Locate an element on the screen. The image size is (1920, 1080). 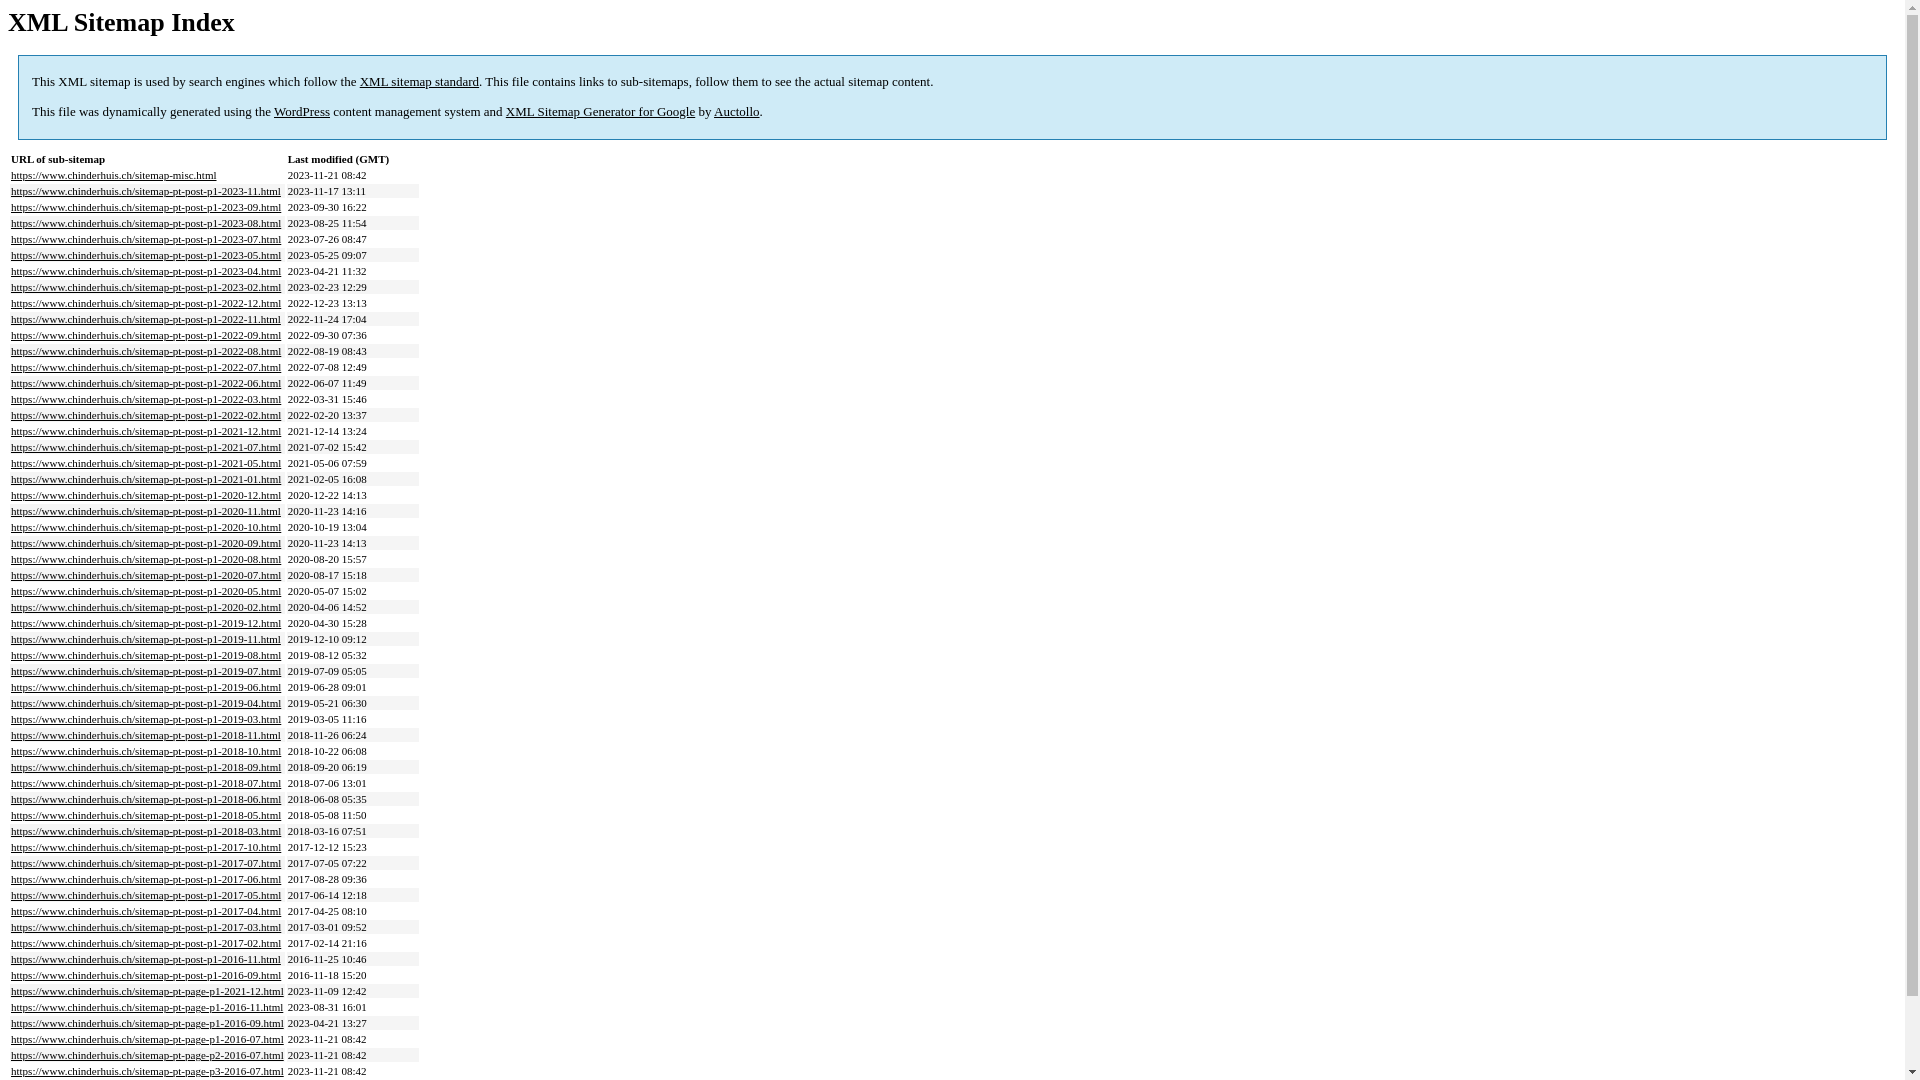
'https://www.chinderhuis.ch/sitemap-pt-post-p1-2020-08.html' is located at coordinates (144, 559).